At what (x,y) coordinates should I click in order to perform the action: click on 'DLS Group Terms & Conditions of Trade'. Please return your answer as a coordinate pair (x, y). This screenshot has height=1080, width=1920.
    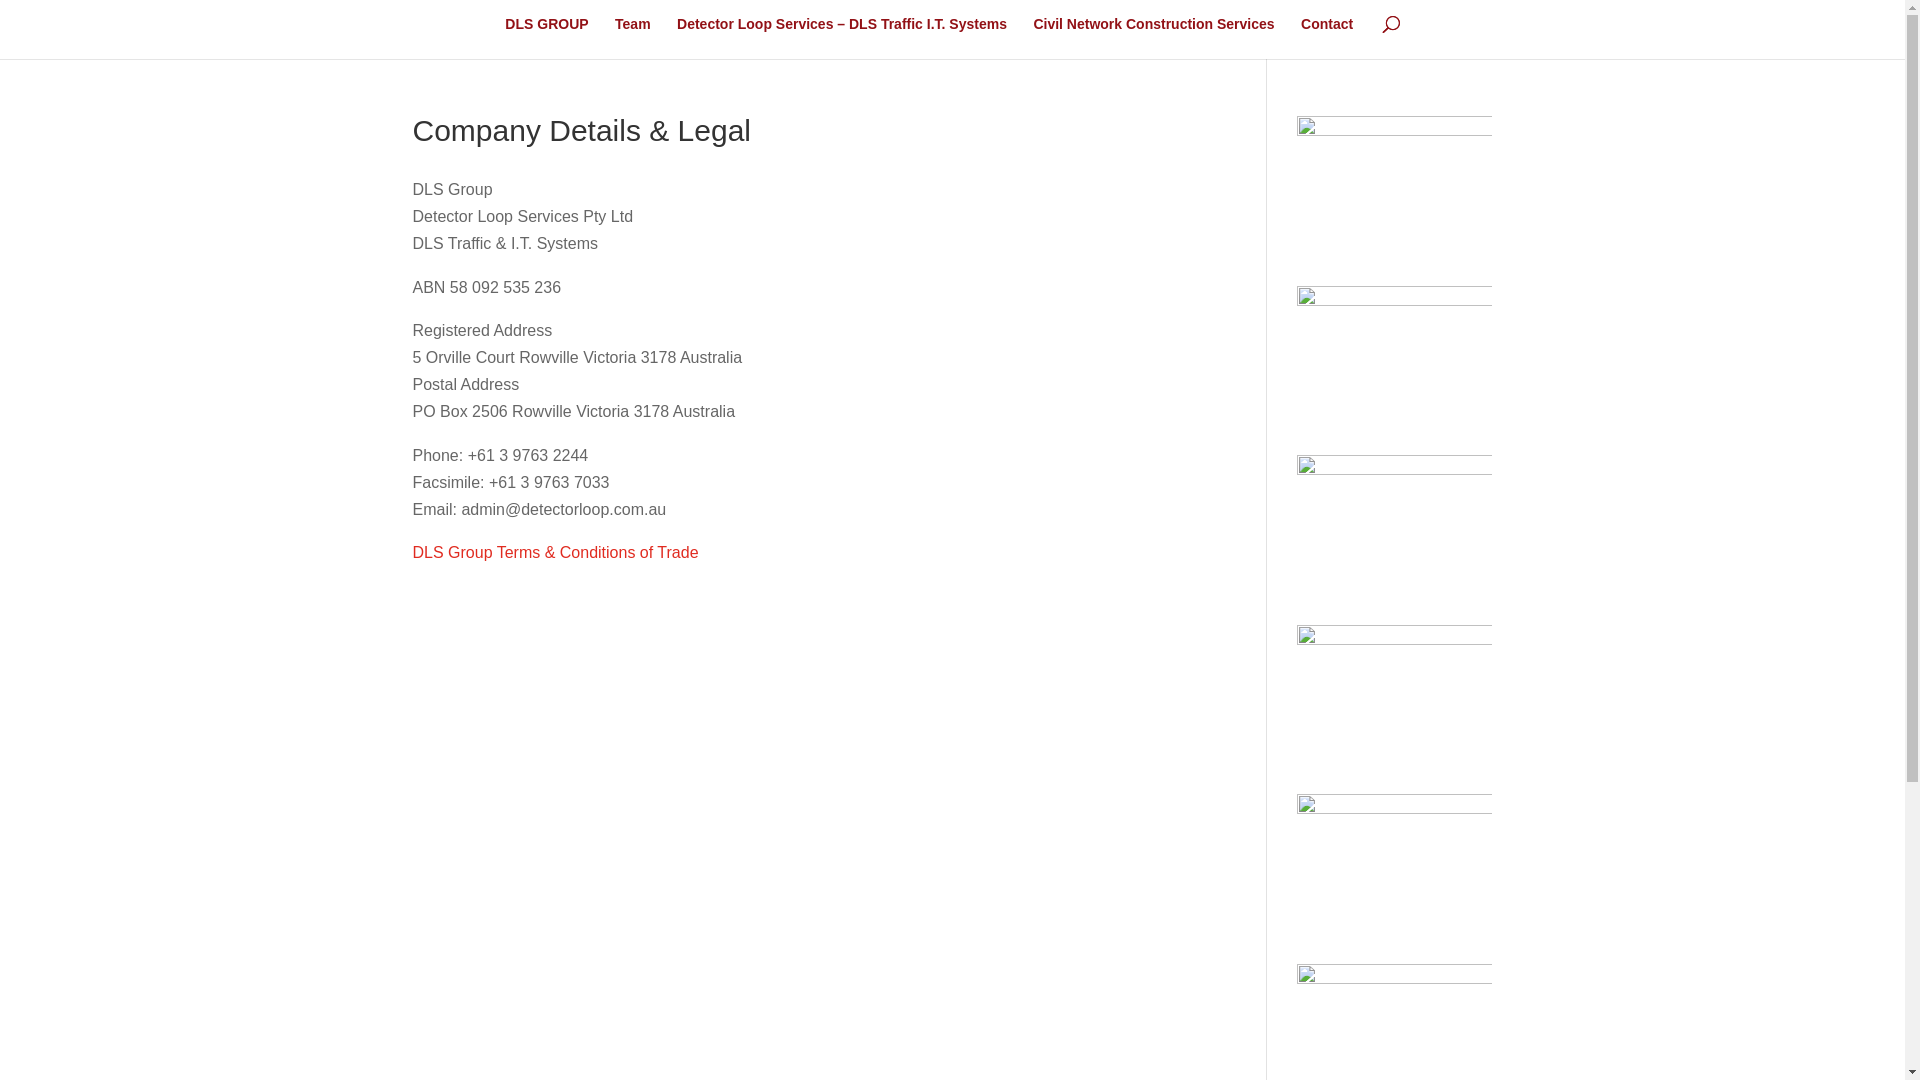
    Looking at the image, I should click on (555, 552).